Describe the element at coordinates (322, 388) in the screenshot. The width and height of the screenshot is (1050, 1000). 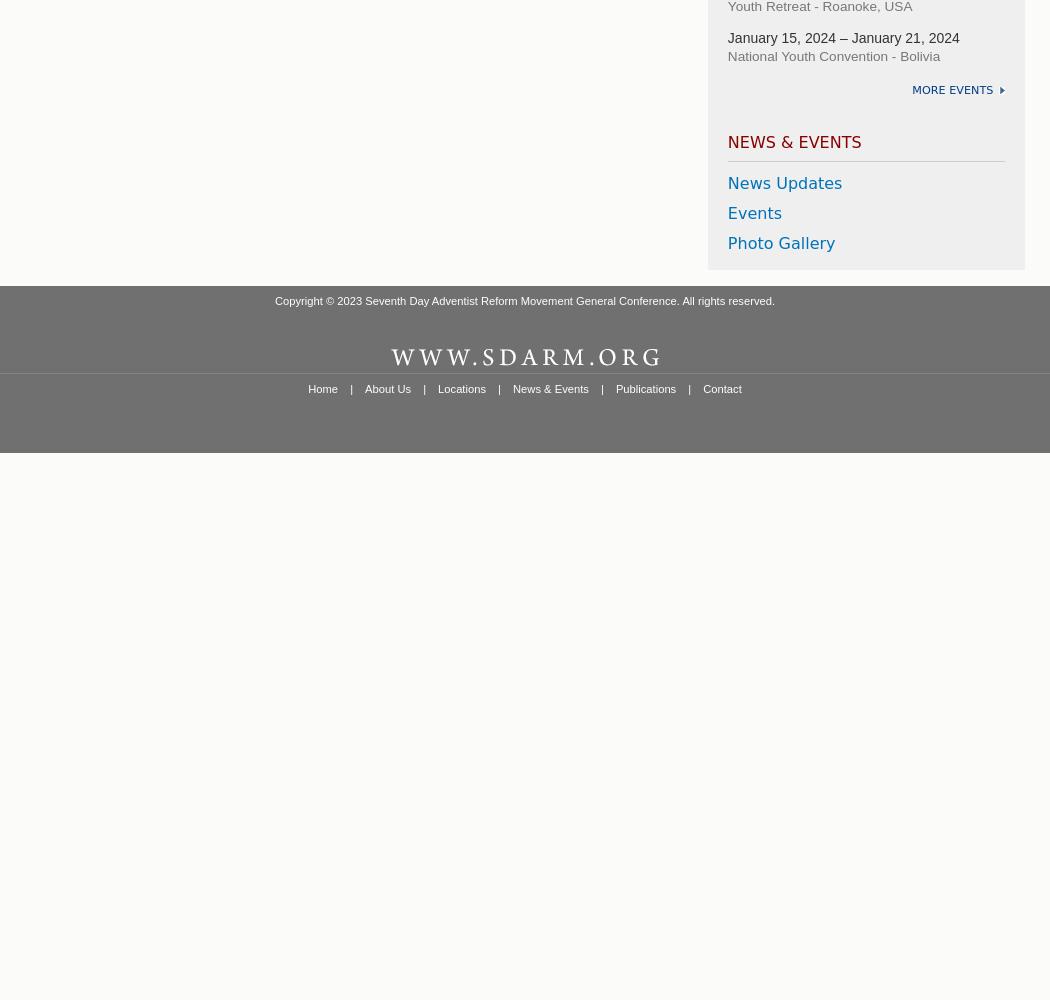
I see `'Home'` at that location.